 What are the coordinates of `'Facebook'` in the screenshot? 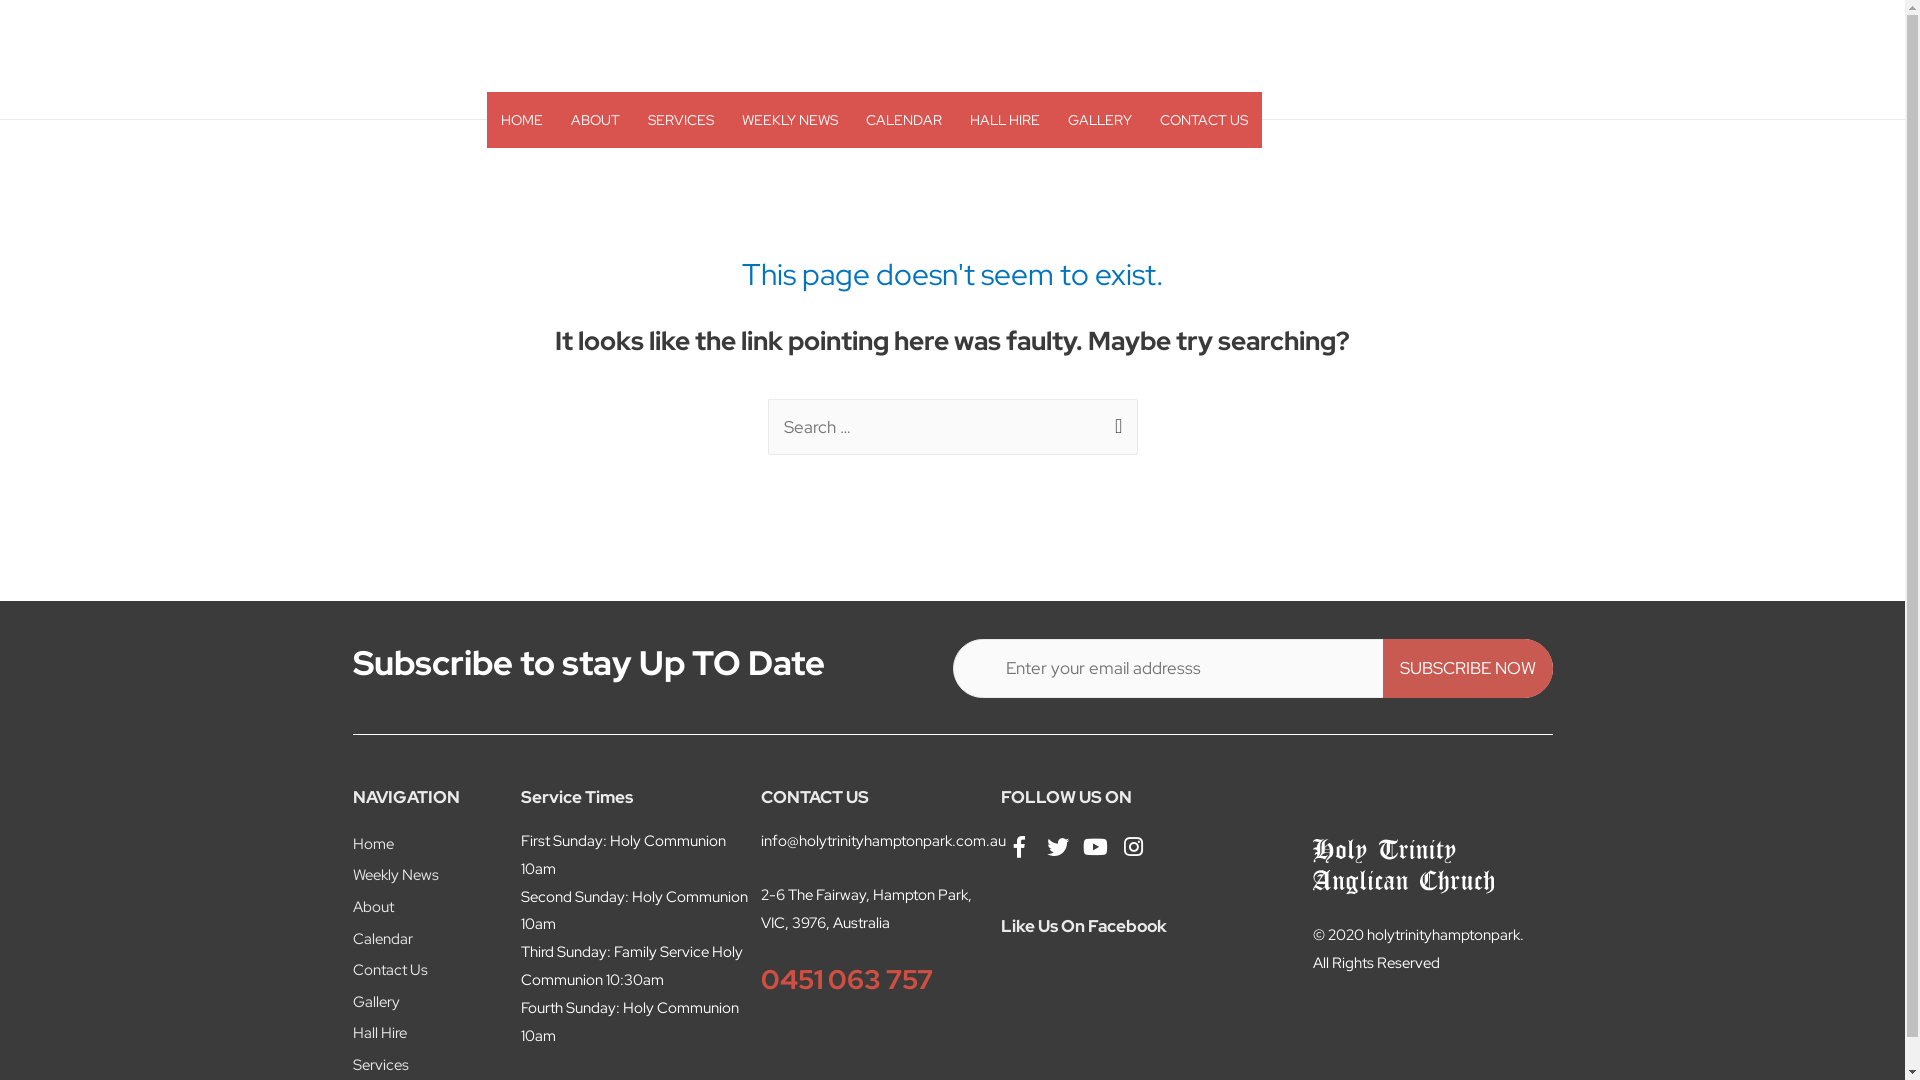 It's located at (1002, 847).